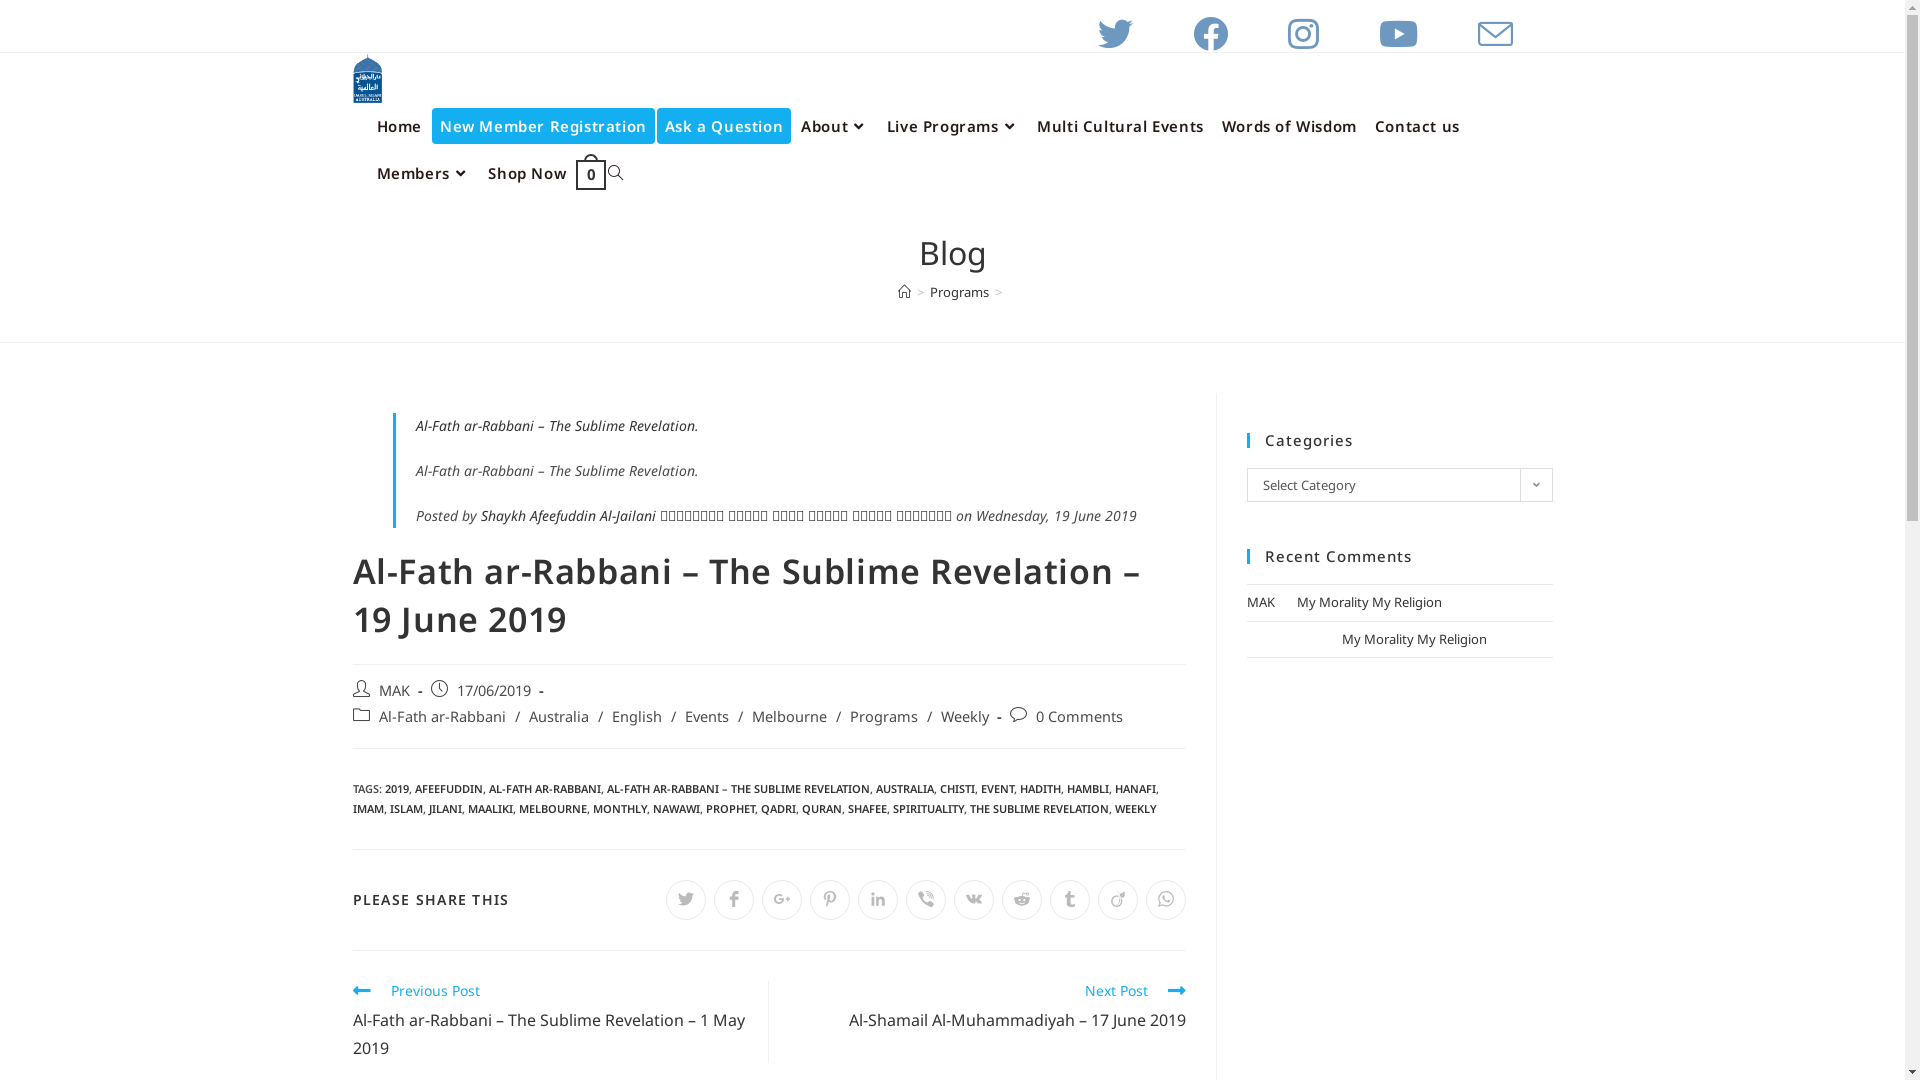 This screenshot has height=1080, width=1920. I want to click on 'AUSTRALIA', so click(904, 787).